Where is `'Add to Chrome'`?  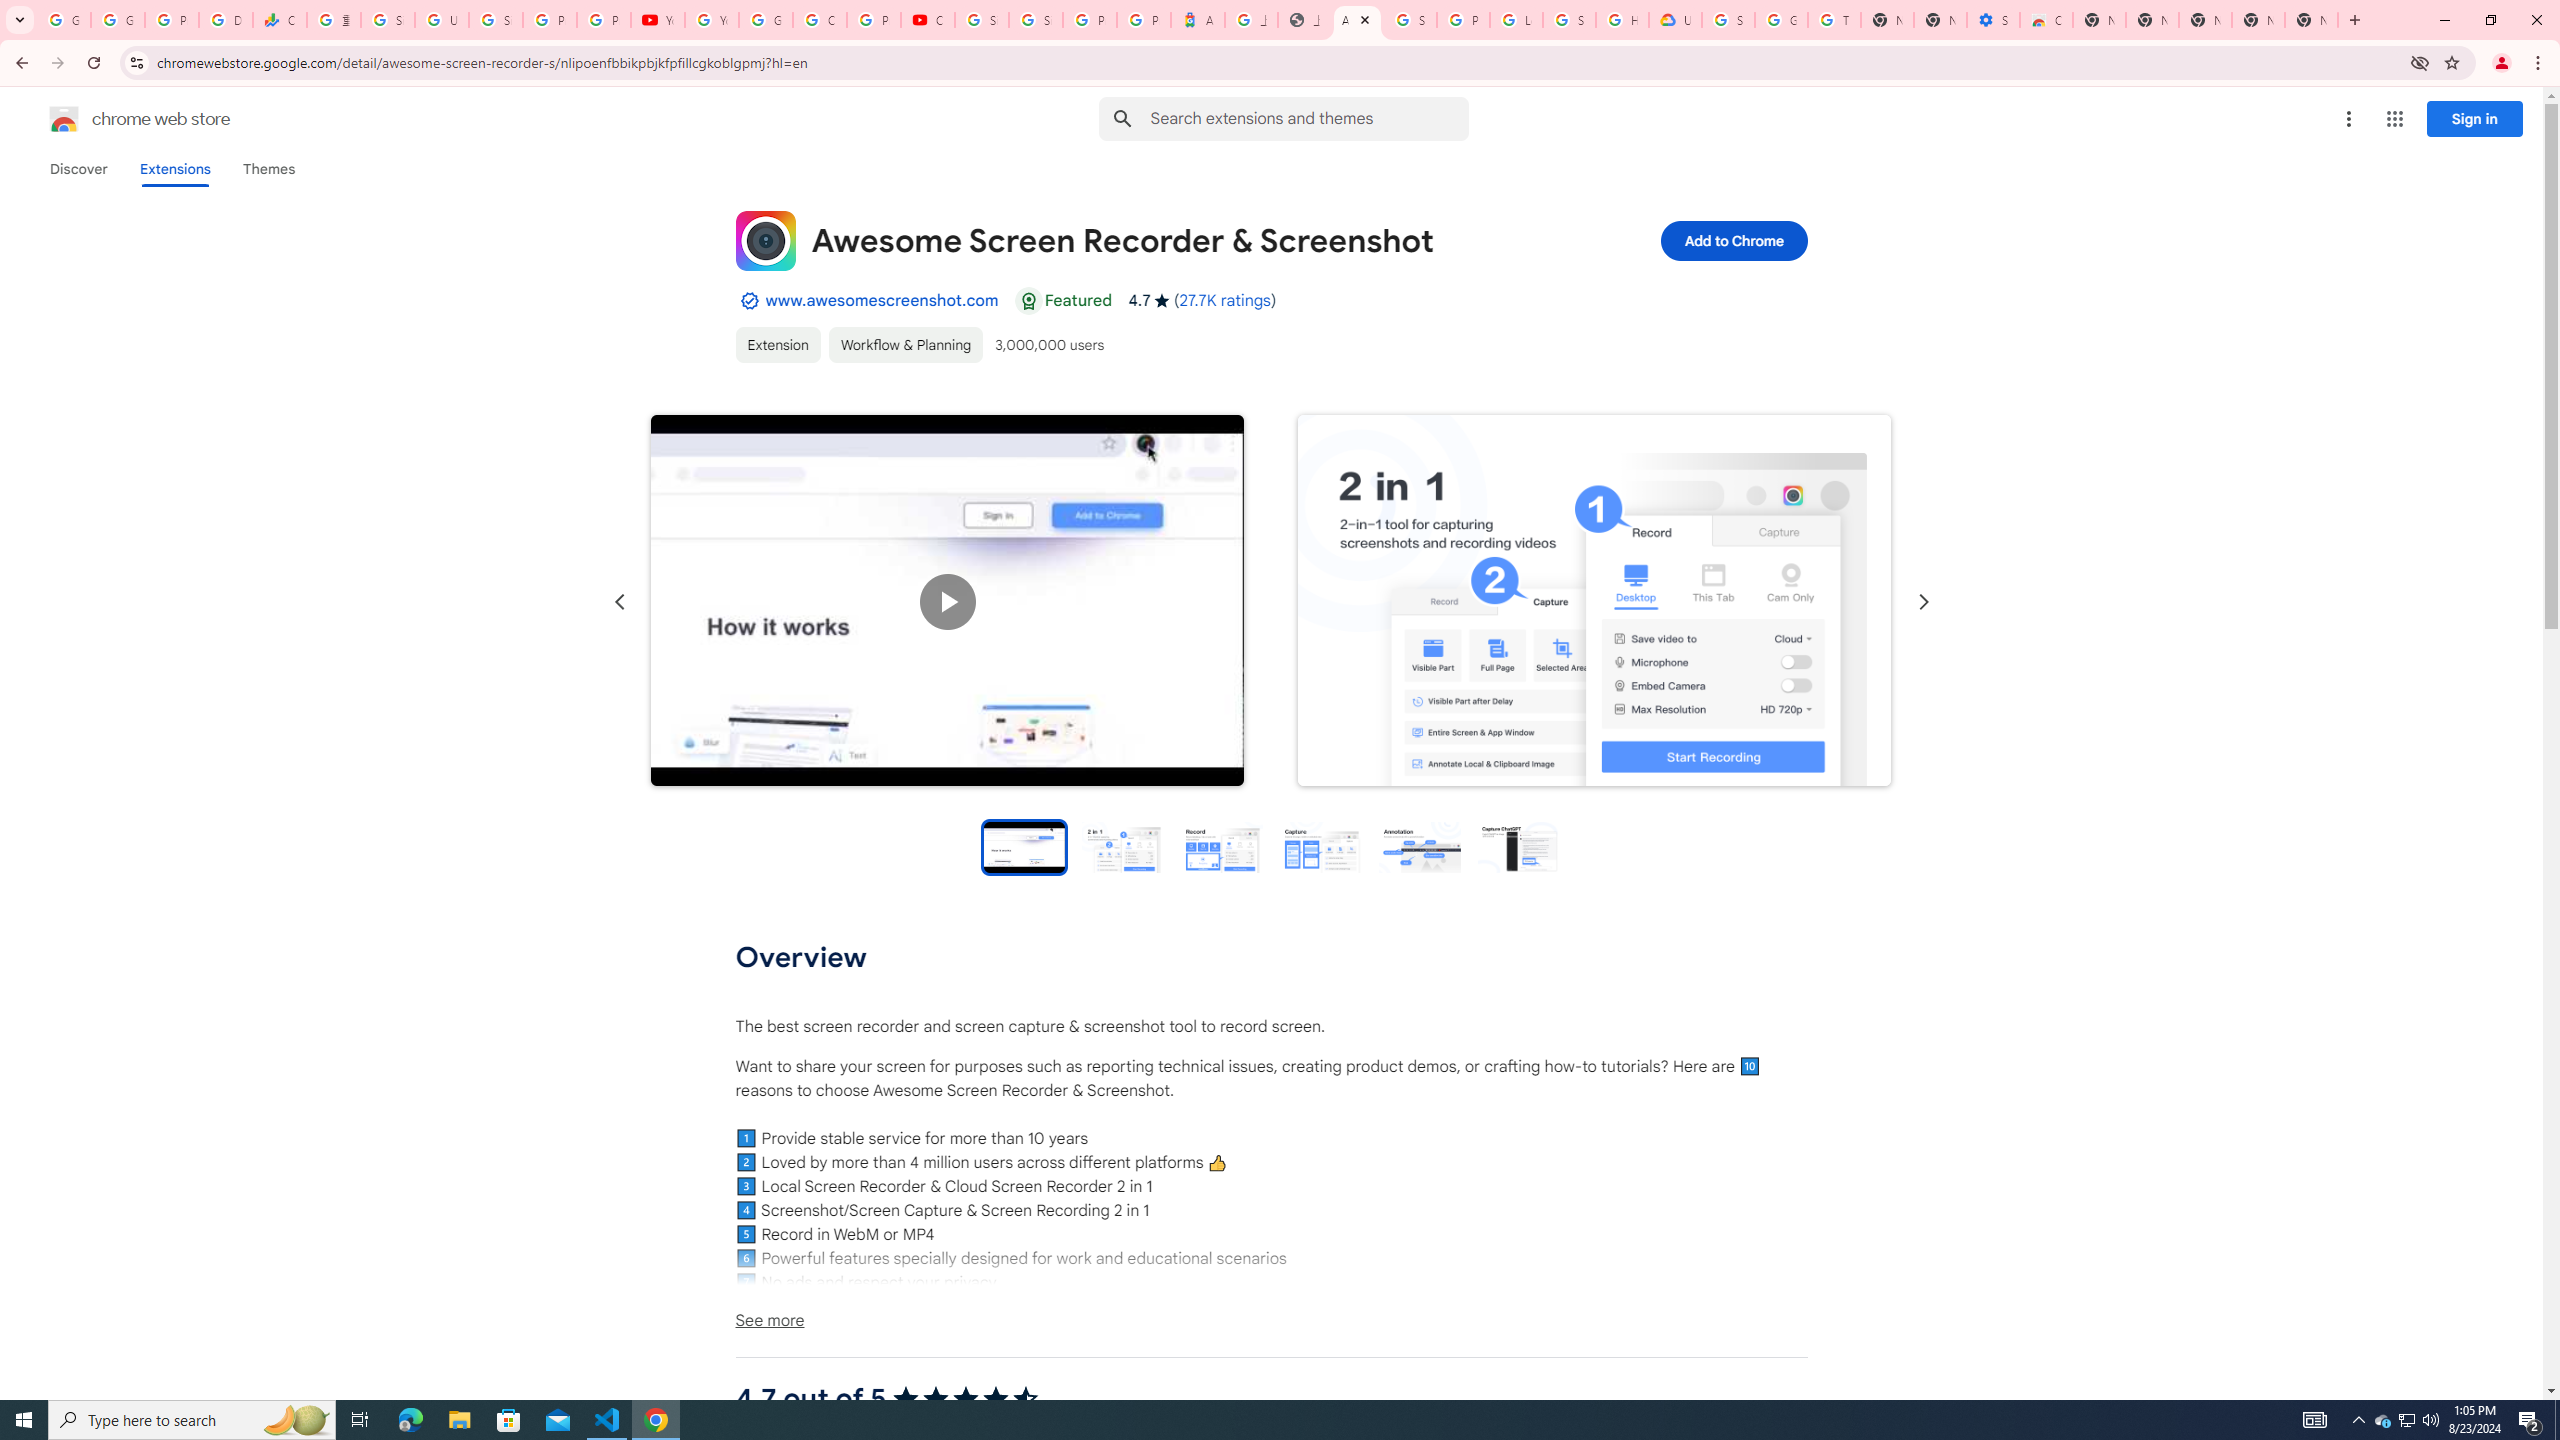 'Add to Chrome' is located at coordinates (1732, 240).